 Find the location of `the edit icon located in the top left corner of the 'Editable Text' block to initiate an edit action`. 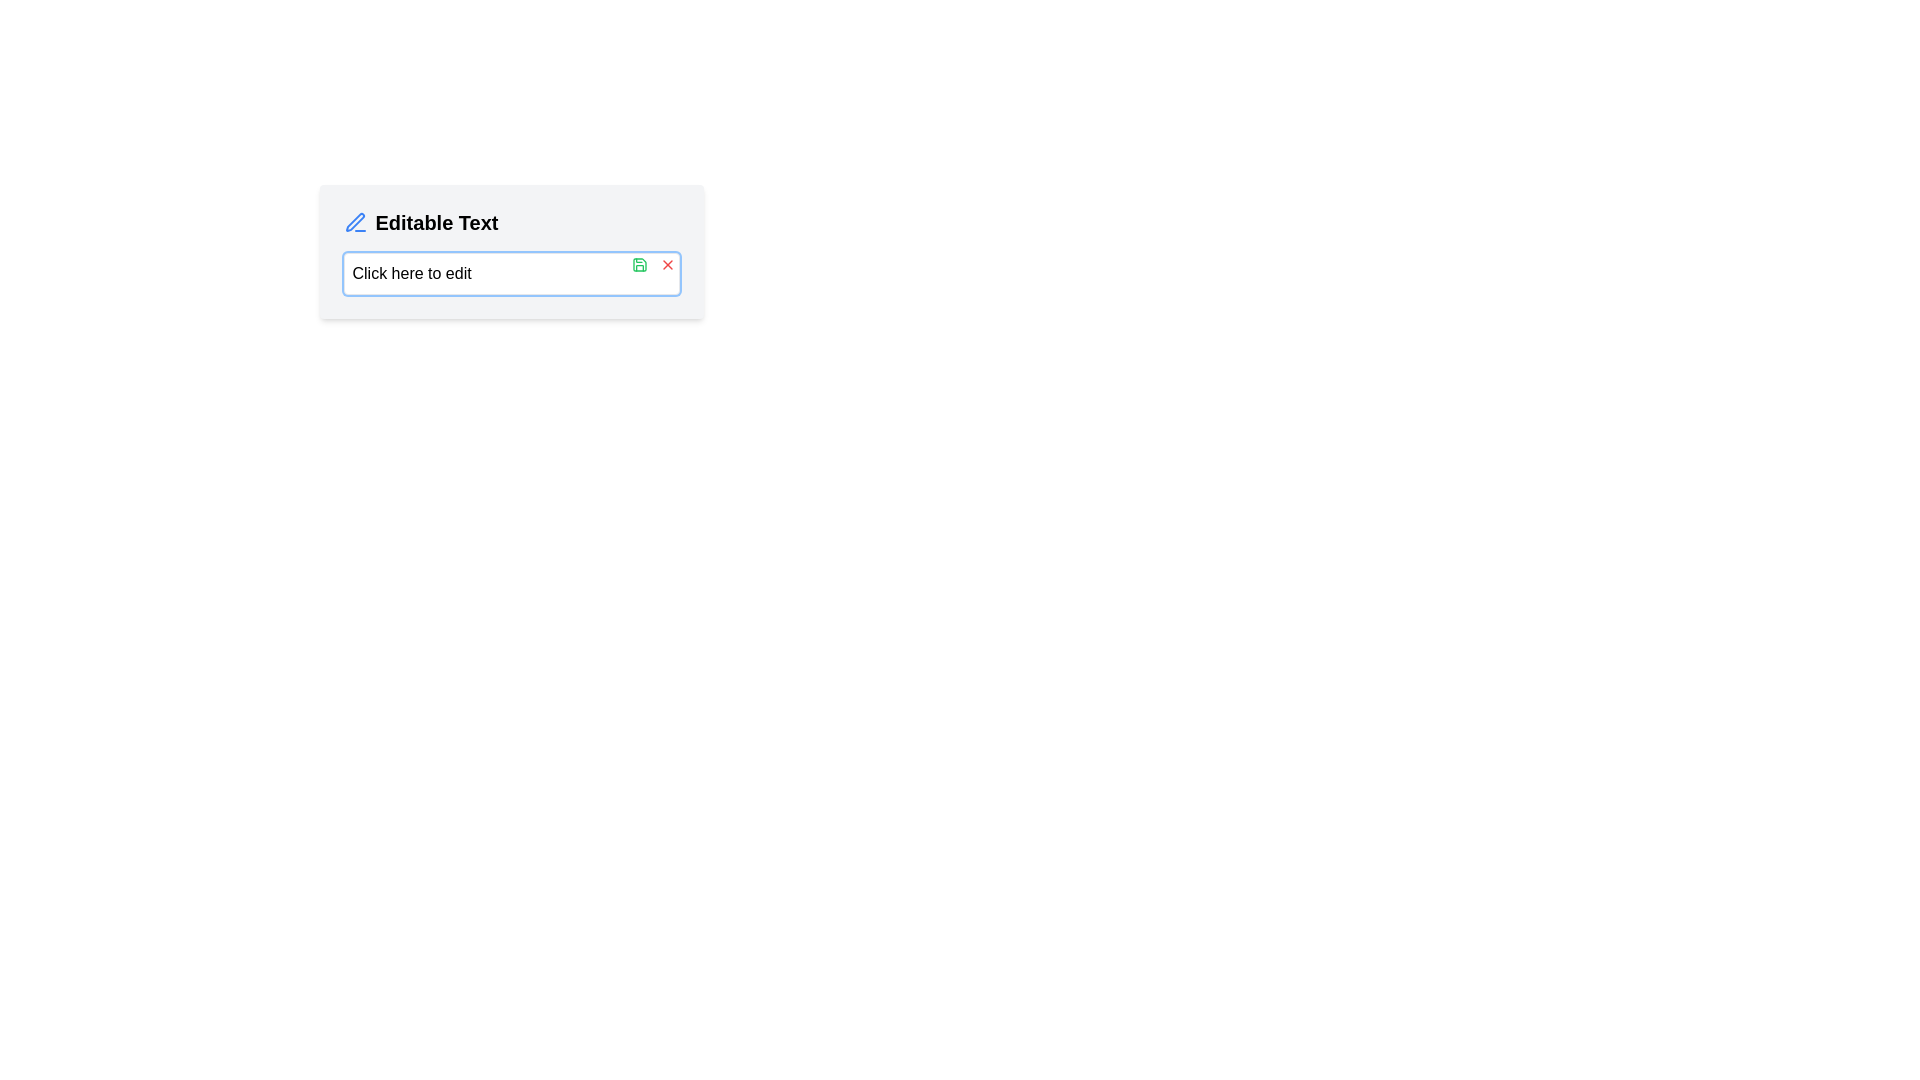

the edit icon located in the top left corner of the 'Editable Text' block to initiate an edit action is located at coordinates (355, 223).